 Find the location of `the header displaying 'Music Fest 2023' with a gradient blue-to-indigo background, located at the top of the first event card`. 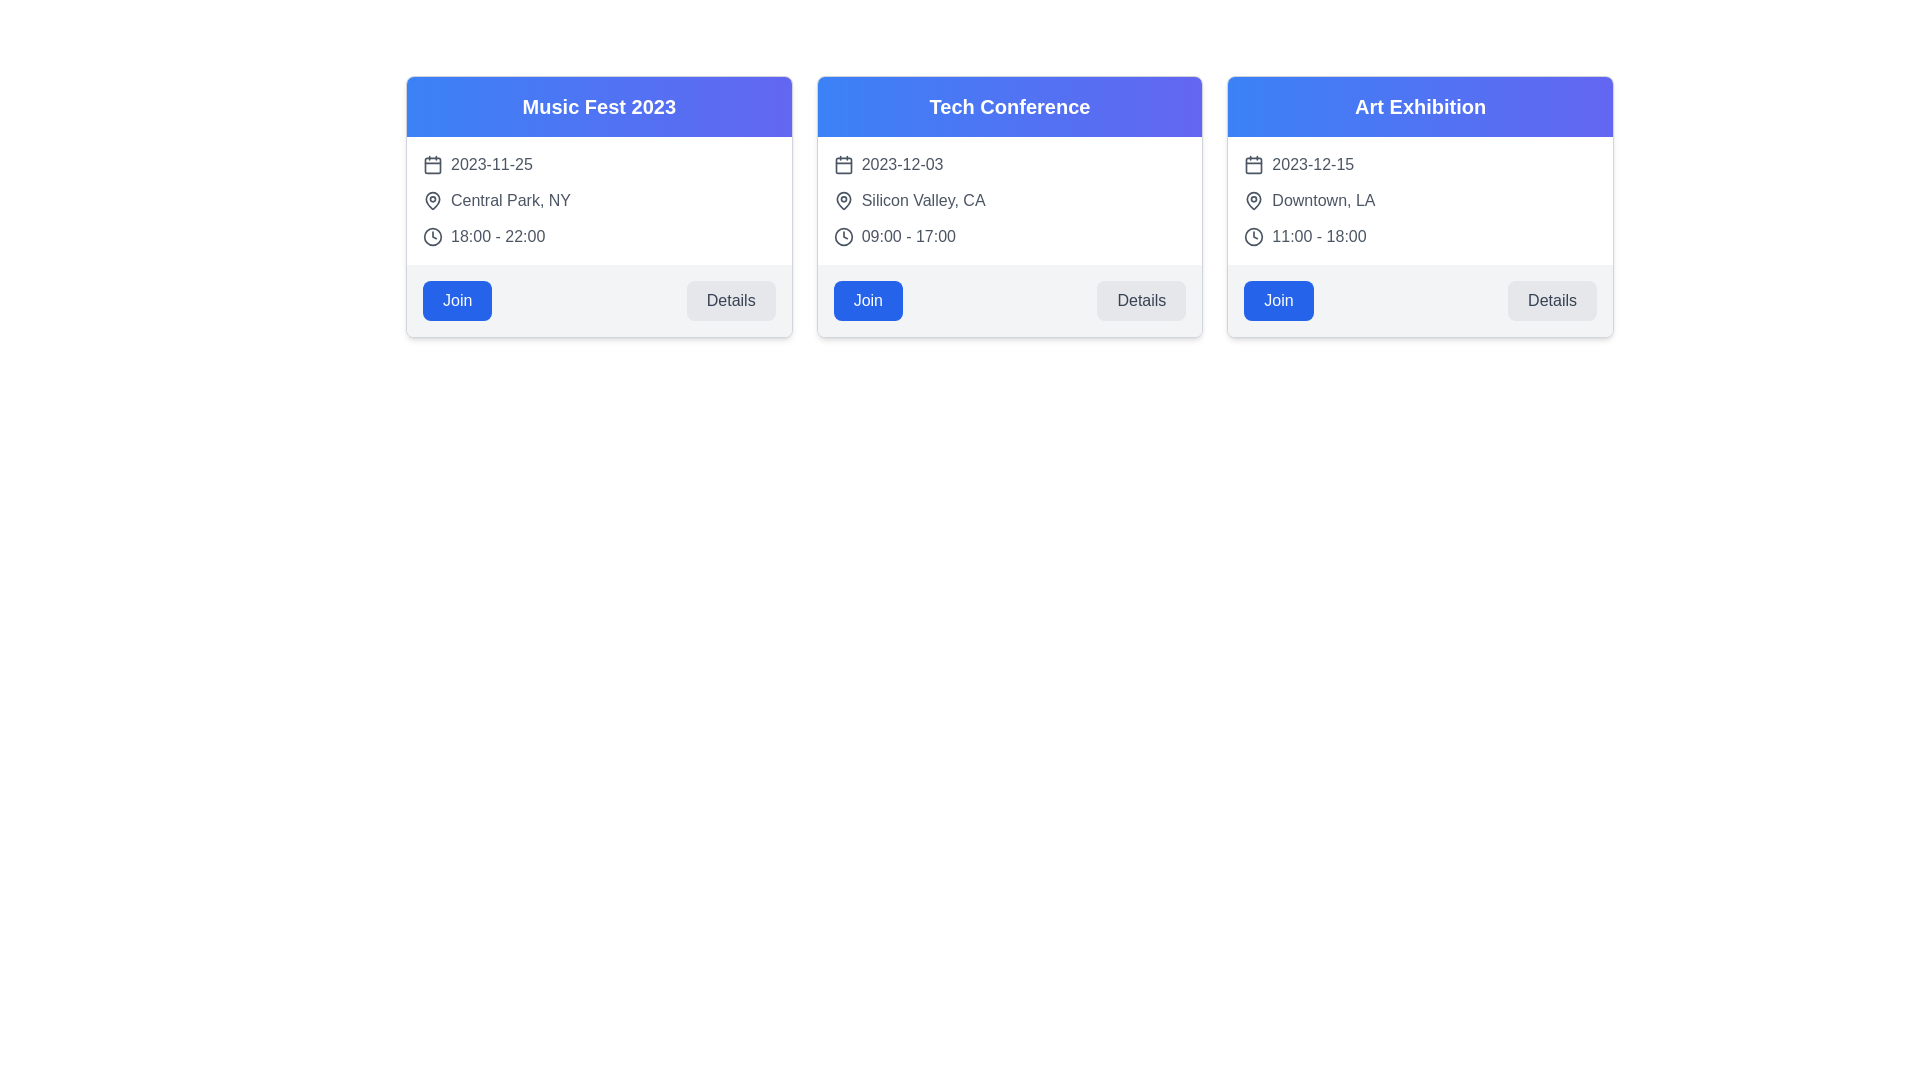

the header displaying 'Music Fest 2023' with a gradient blue-to-indigo background, located at the top of the first event card is located at coordinates (598, 107).